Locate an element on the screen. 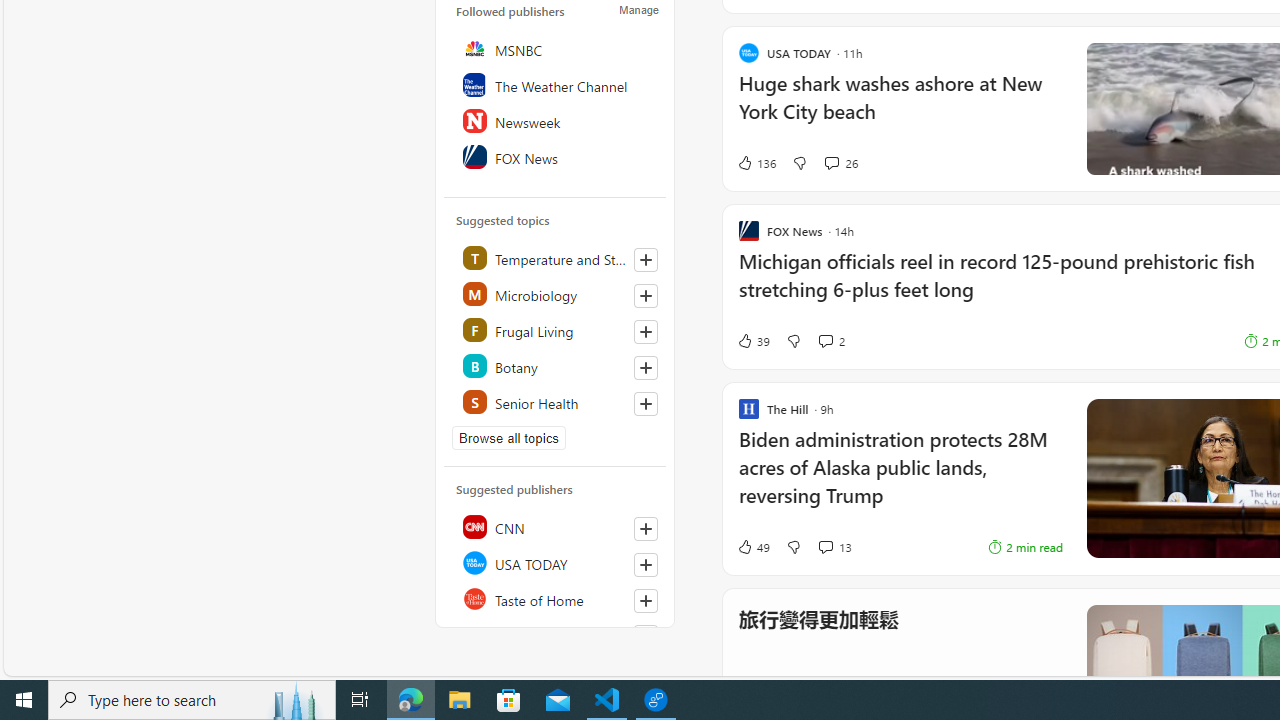  'View comments 2 Comment' is located at coordinates (825, 339).